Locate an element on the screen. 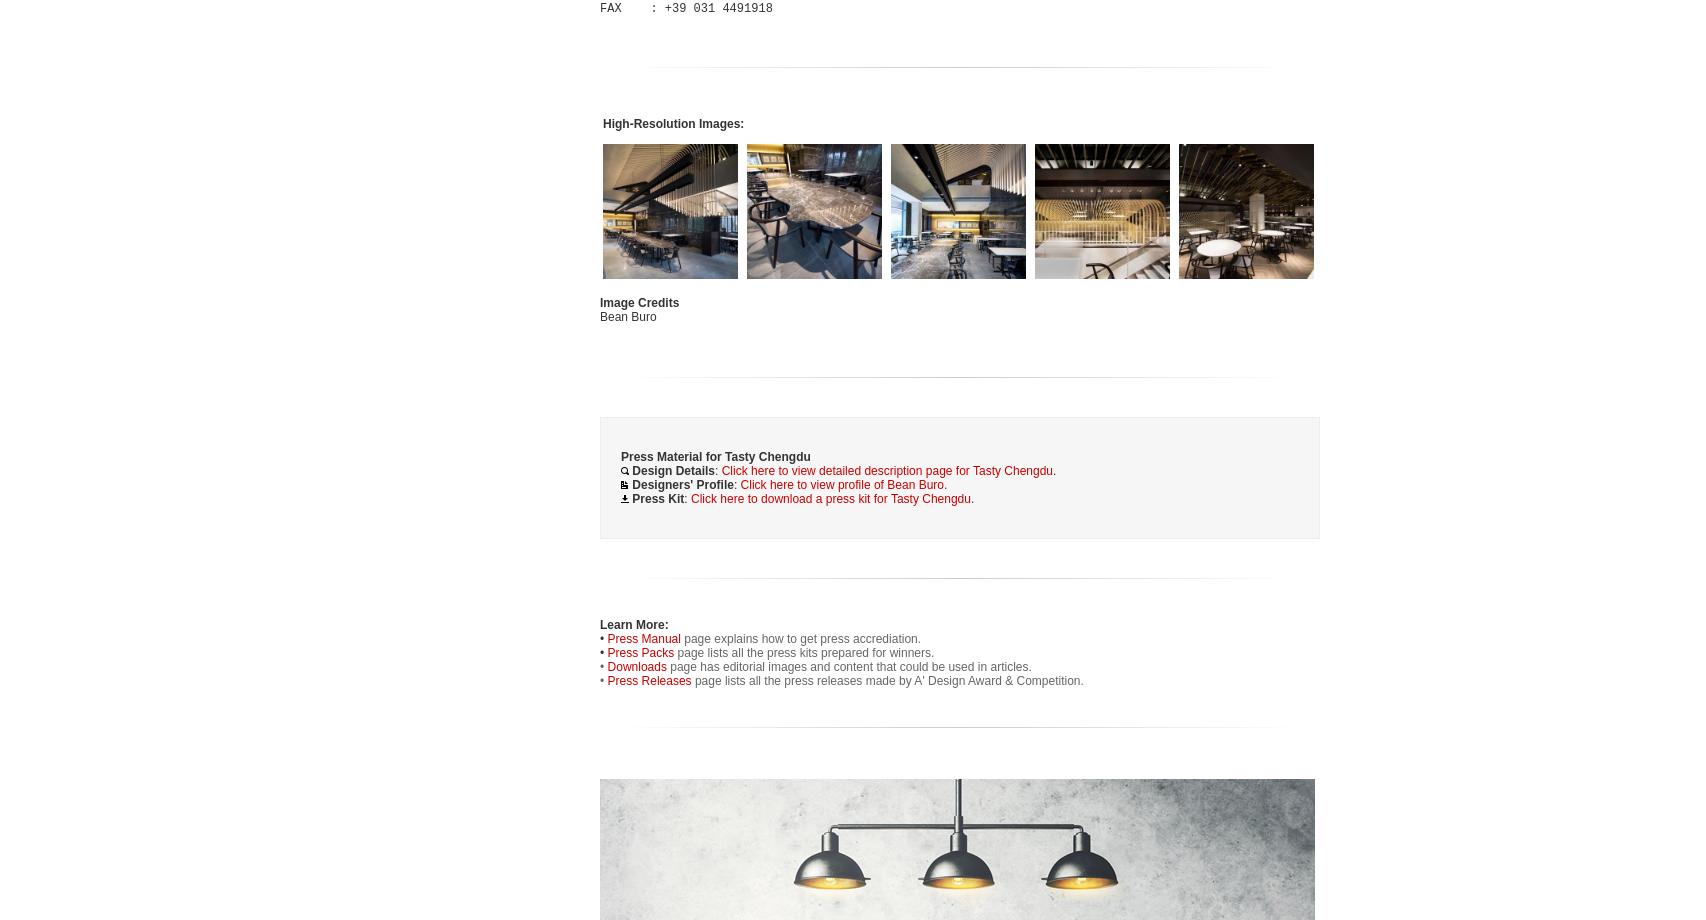 This screenshot has width=1706, height=920. 'page explains how to get press accrediation.' is located at coordinates (801, 638).